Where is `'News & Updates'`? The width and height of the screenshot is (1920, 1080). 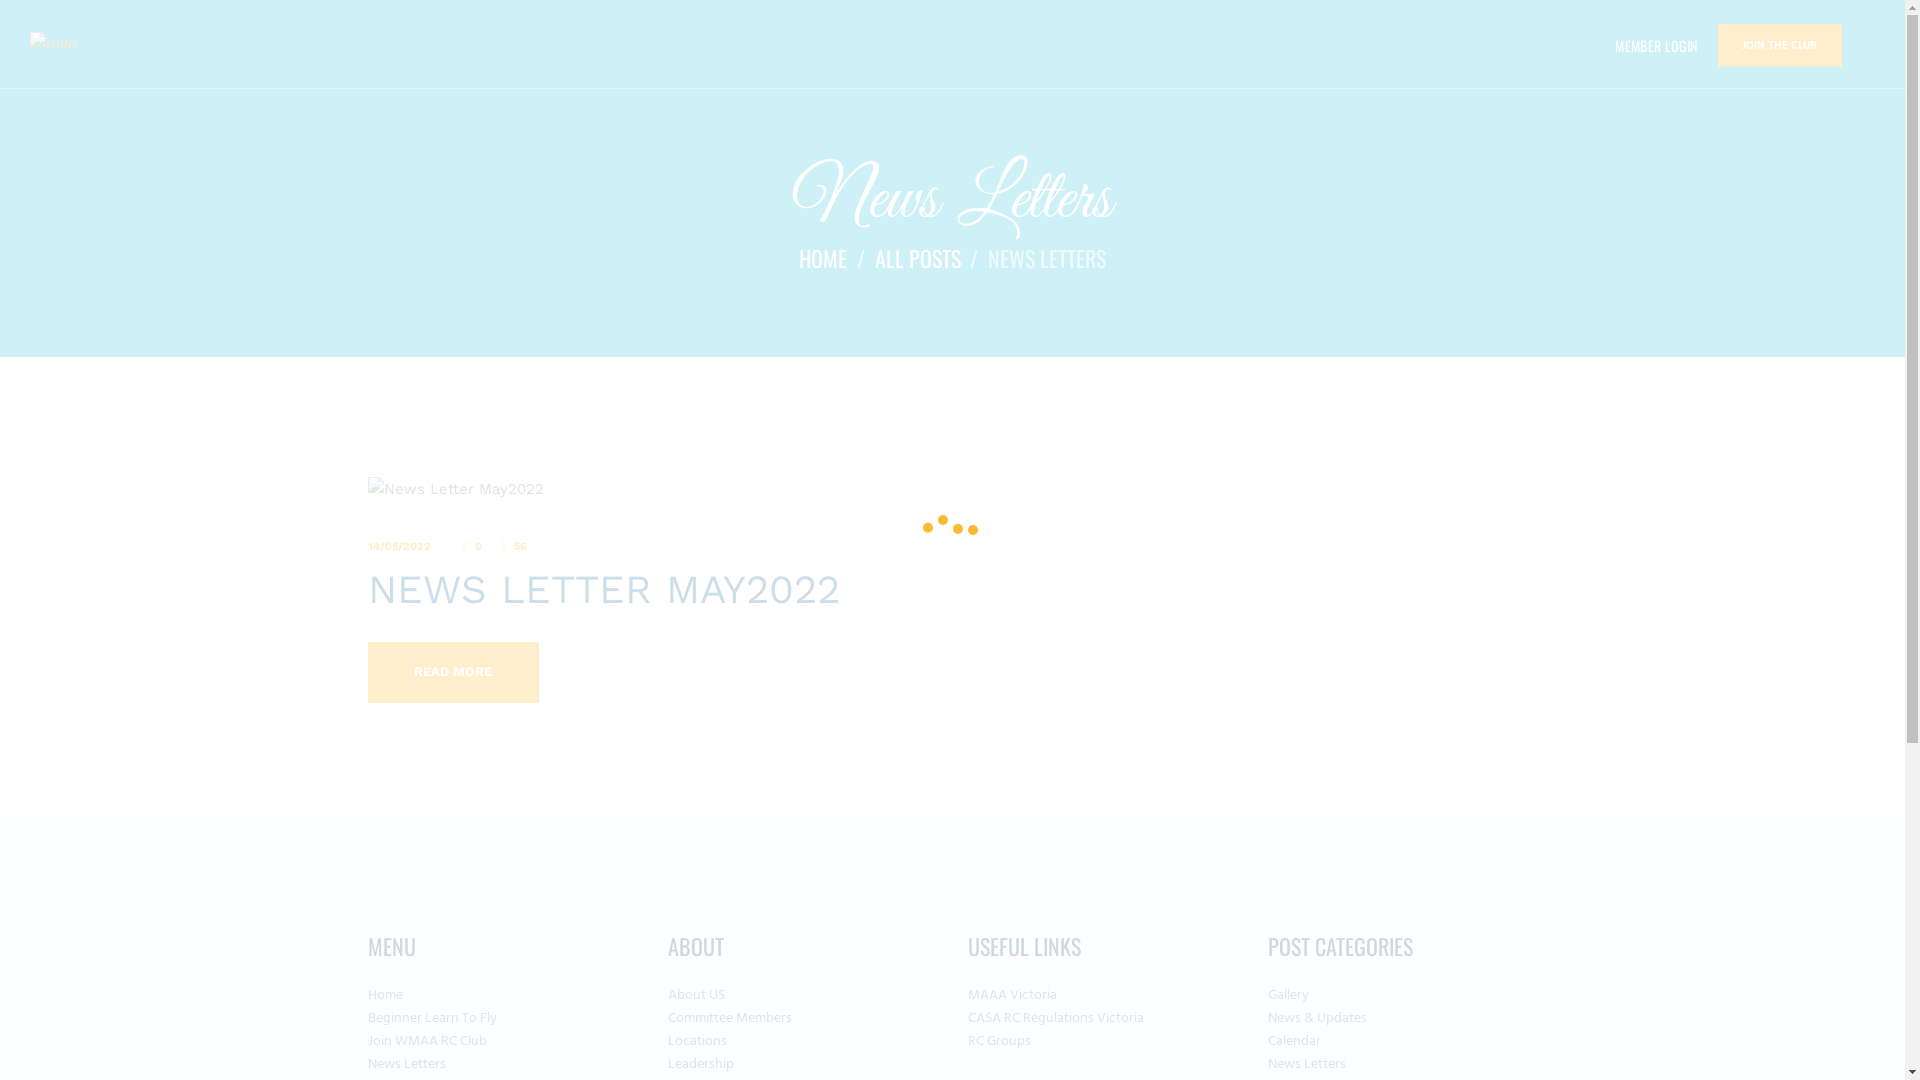
'News & Updates' is located at coordinates (1266, 1018).